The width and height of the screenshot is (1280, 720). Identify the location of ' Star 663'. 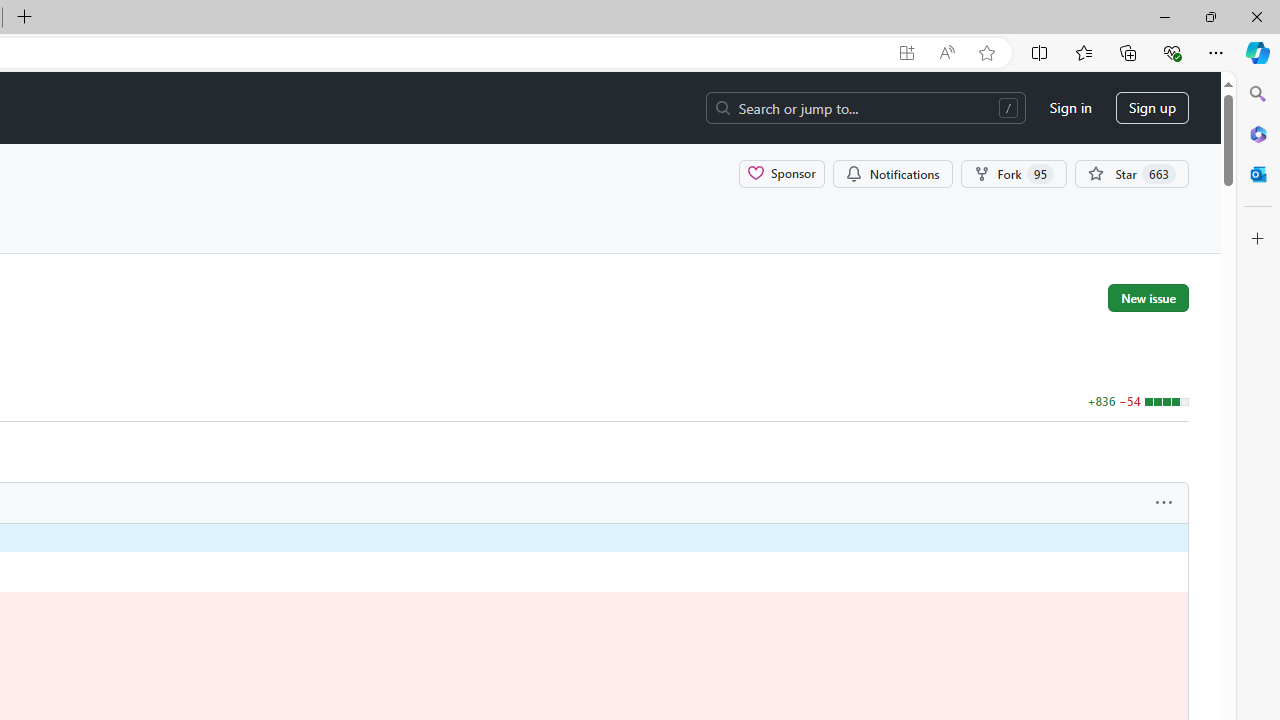
(1132, 172).